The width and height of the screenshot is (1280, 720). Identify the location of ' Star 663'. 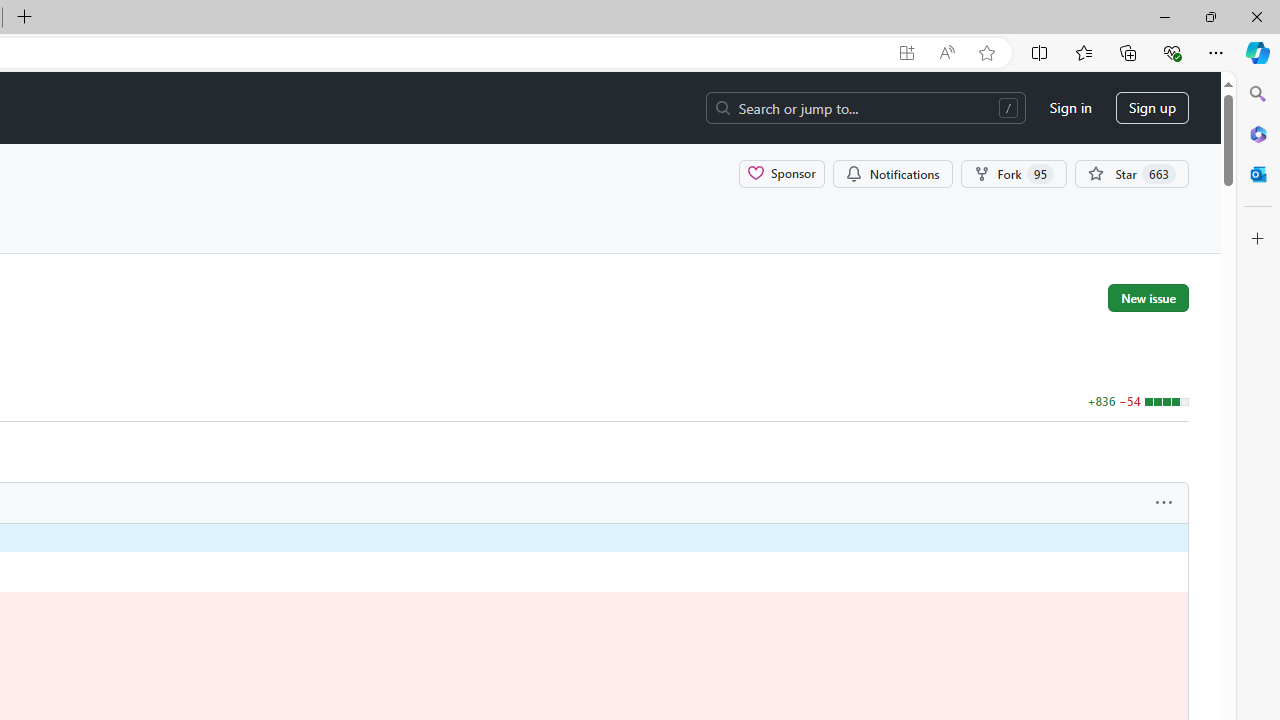
(1132, 172).